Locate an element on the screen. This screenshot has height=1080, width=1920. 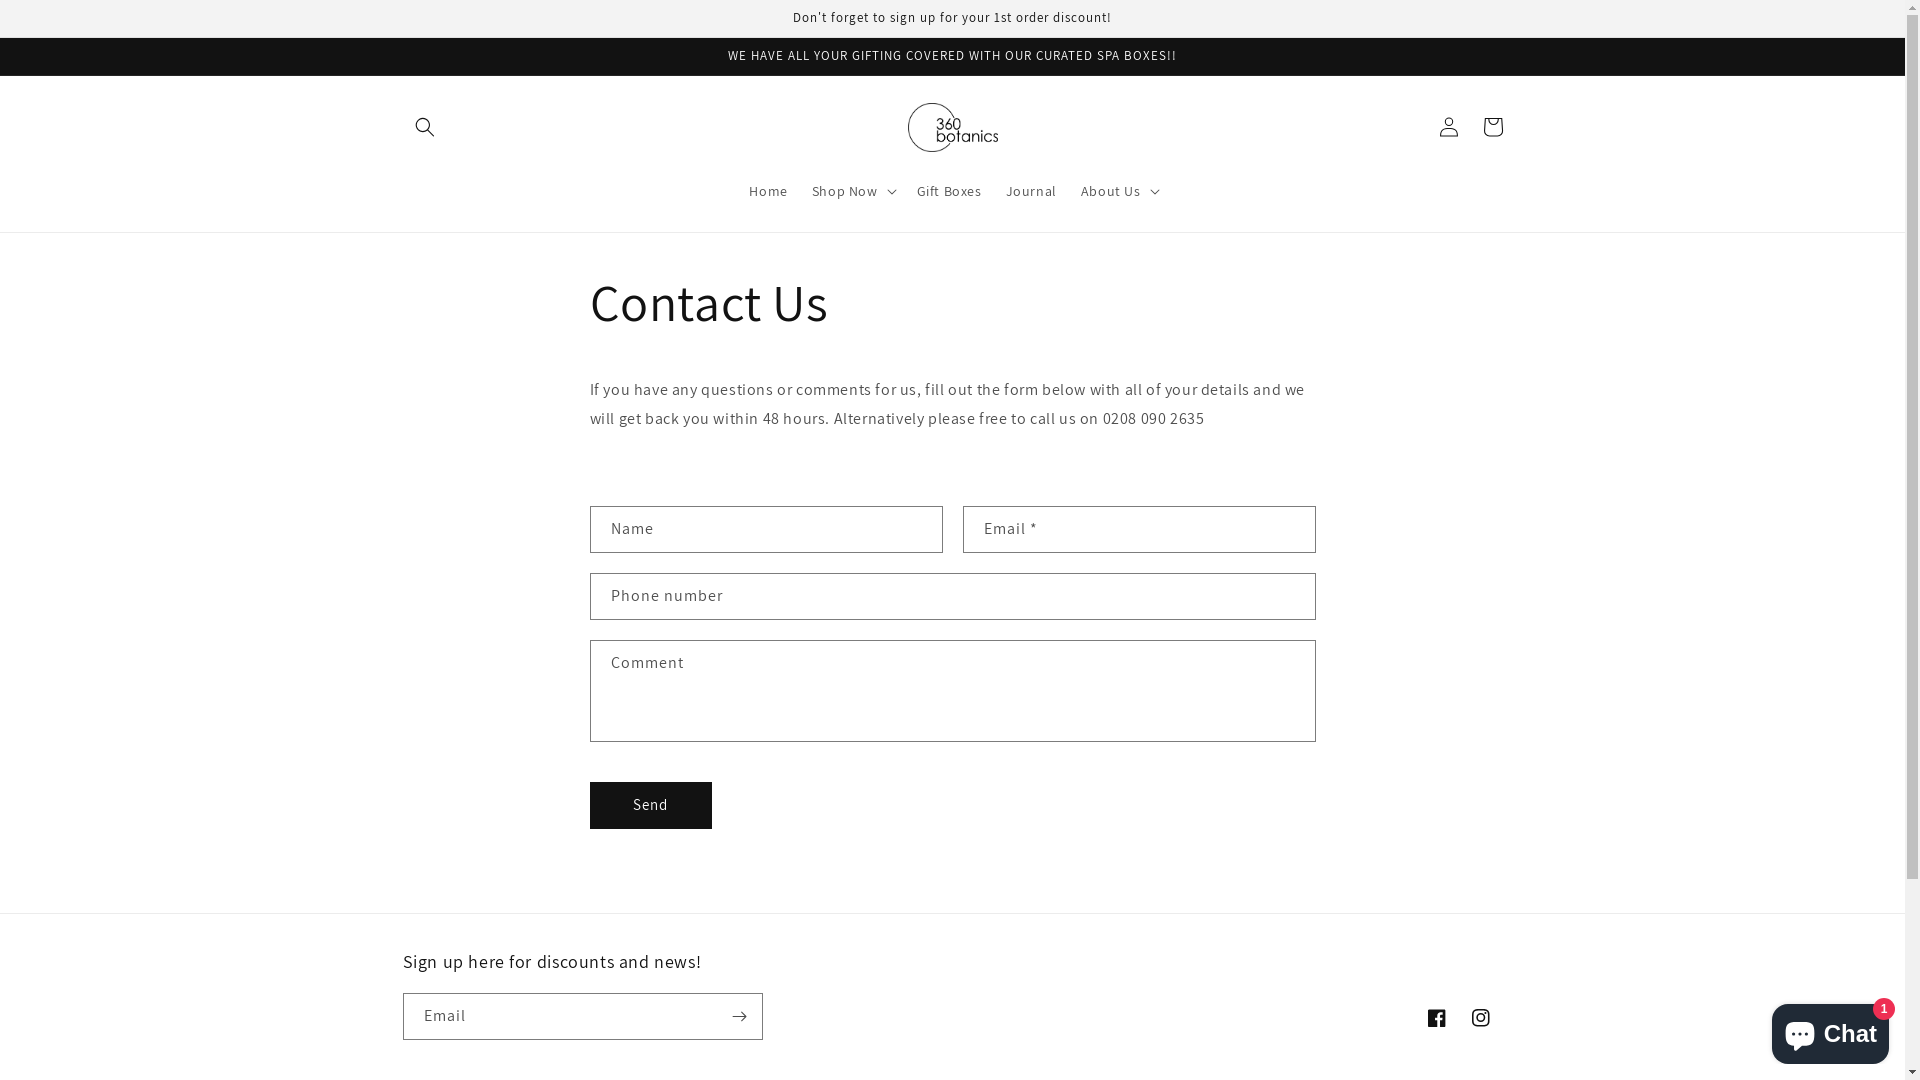
'Journal' is located at coordinates (1031, 191).